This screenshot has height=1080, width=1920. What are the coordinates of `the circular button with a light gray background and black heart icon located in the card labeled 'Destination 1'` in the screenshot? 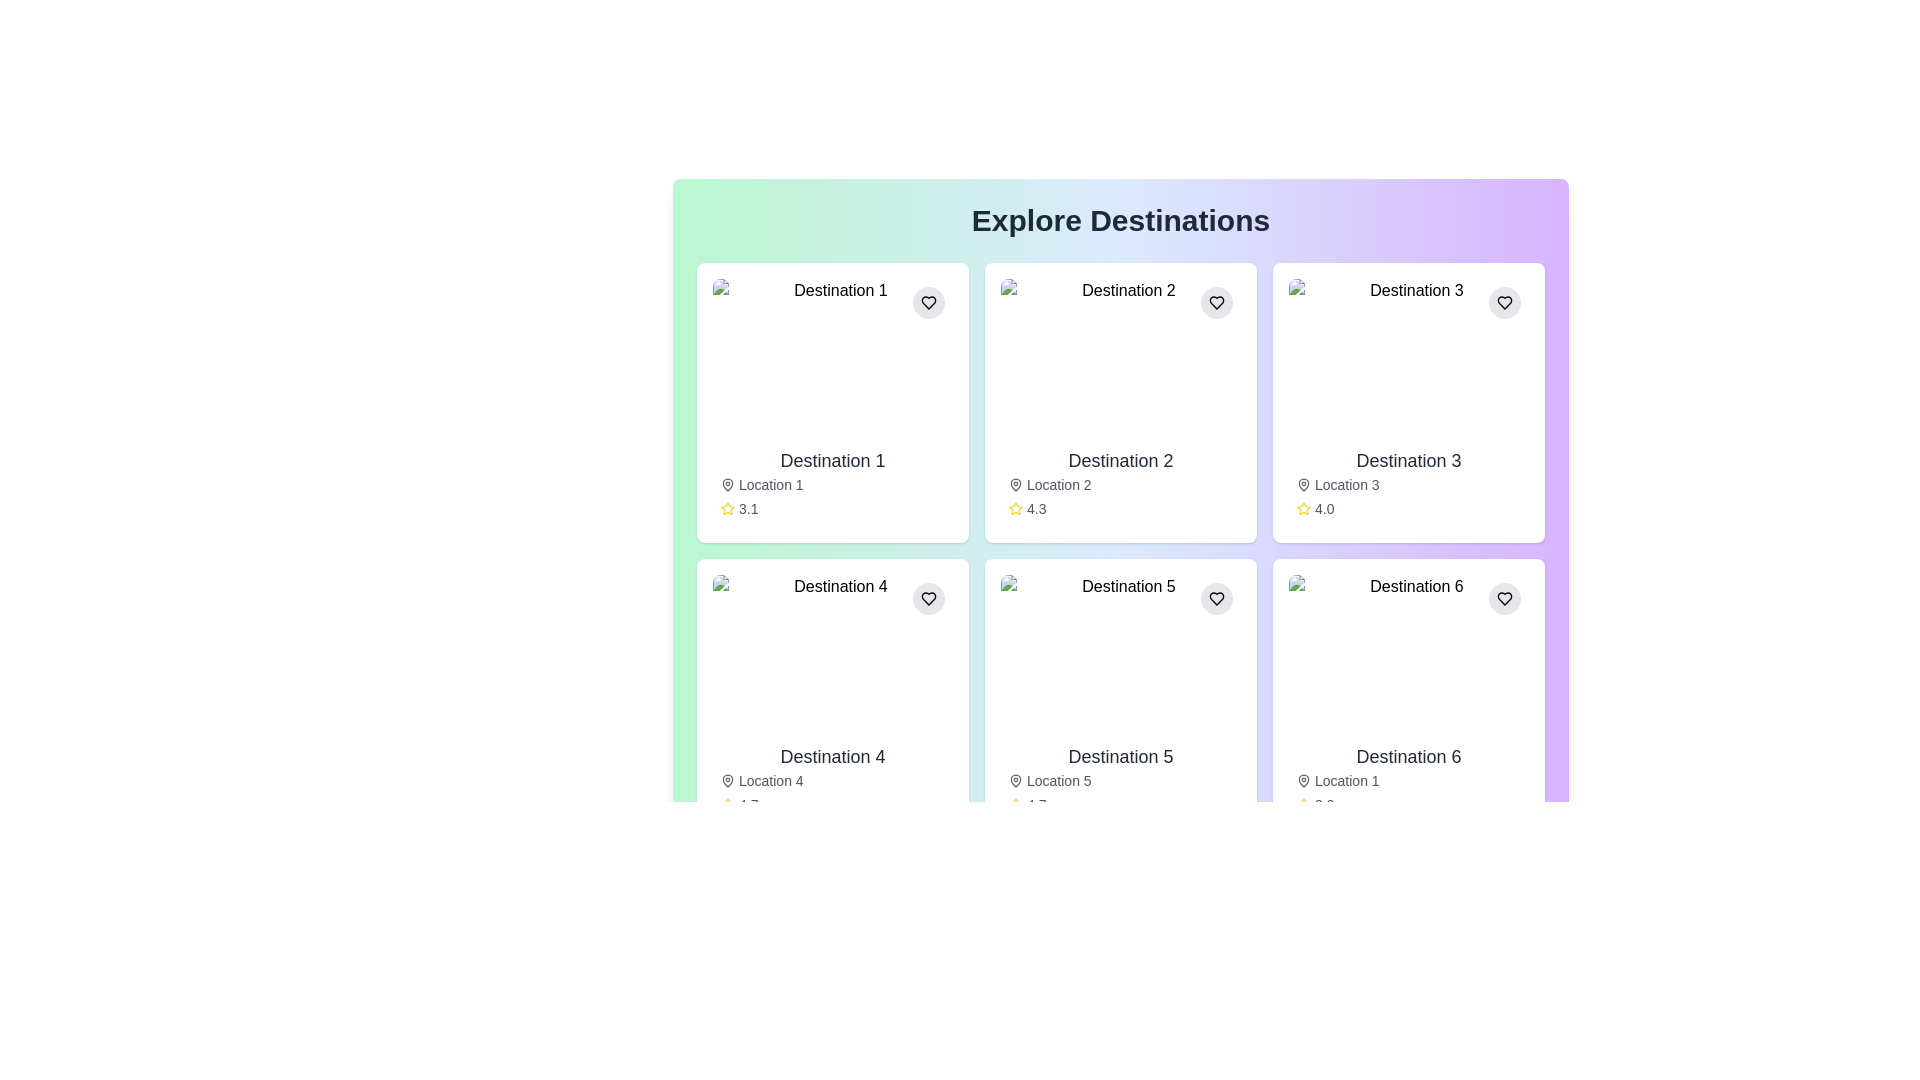 It's located at (928, 303).